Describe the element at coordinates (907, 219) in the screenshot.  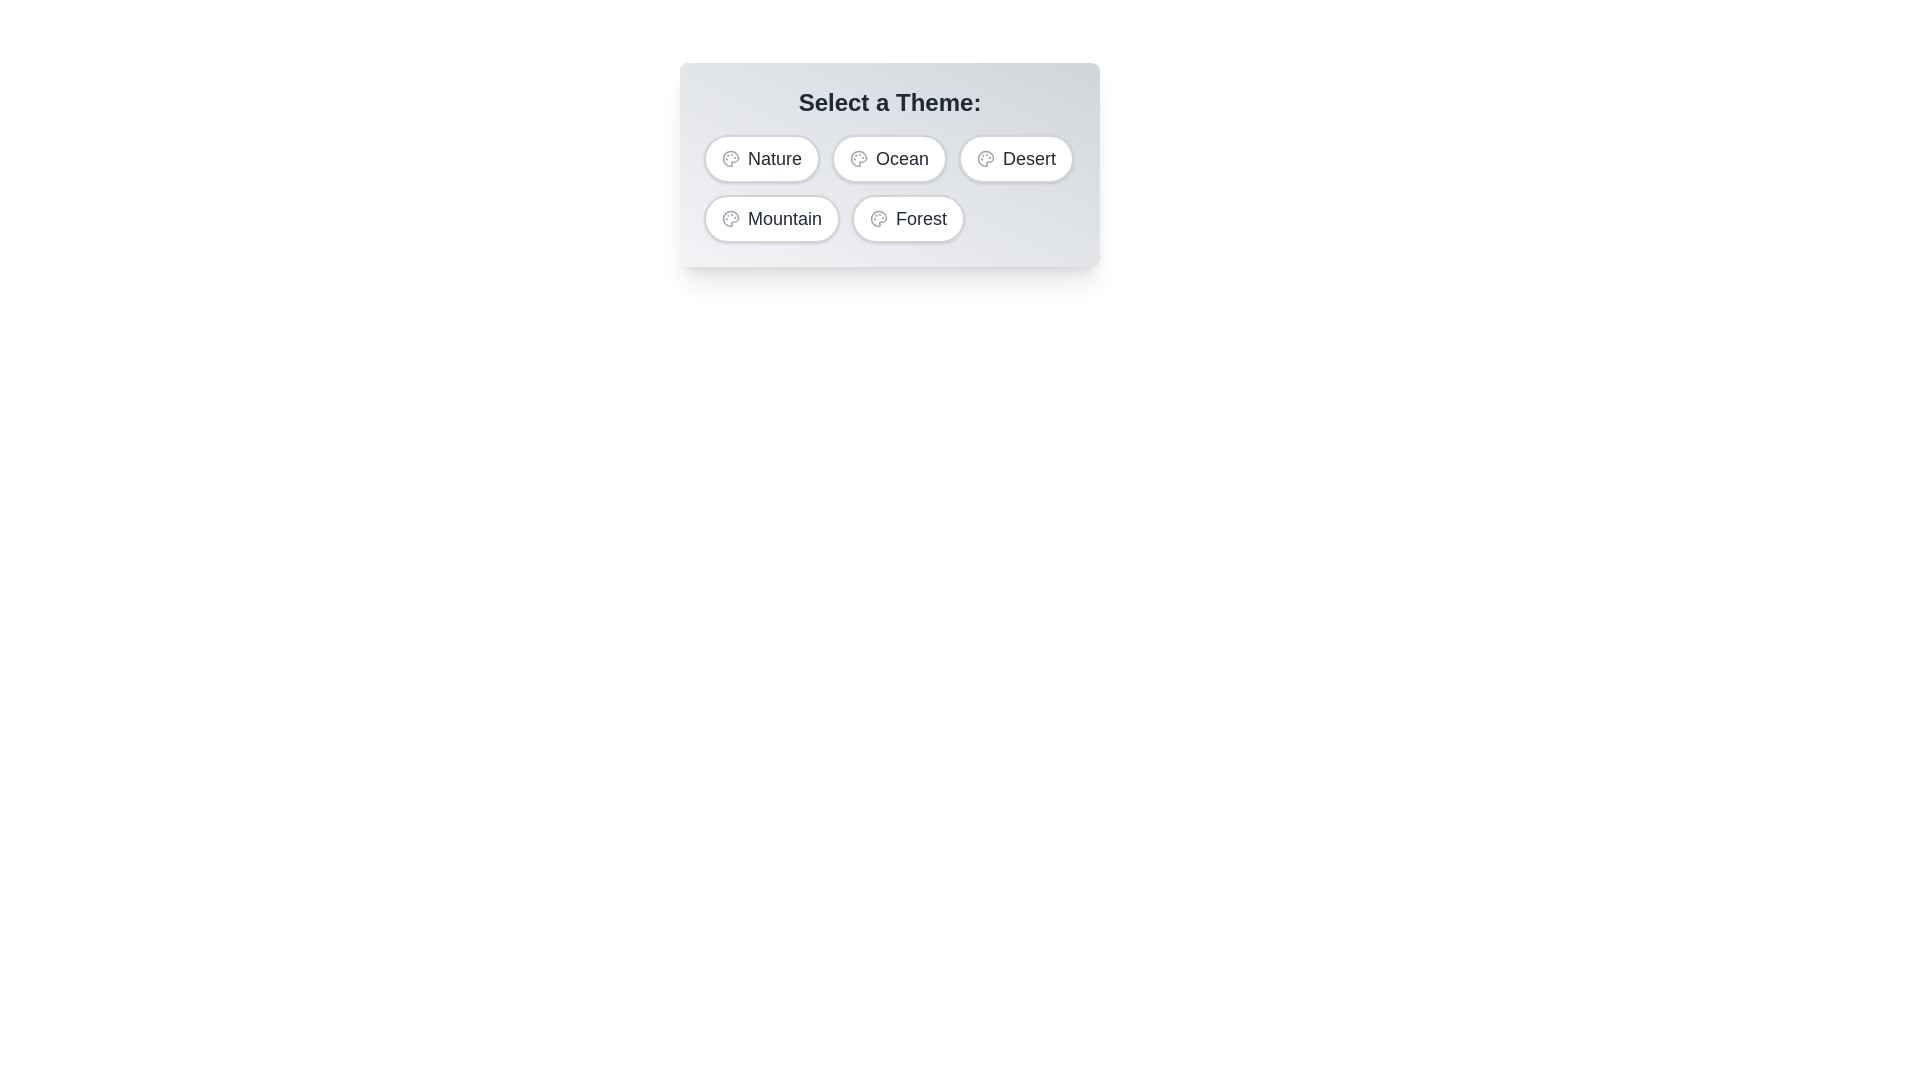
I see `the Forest button to select it` at that location.